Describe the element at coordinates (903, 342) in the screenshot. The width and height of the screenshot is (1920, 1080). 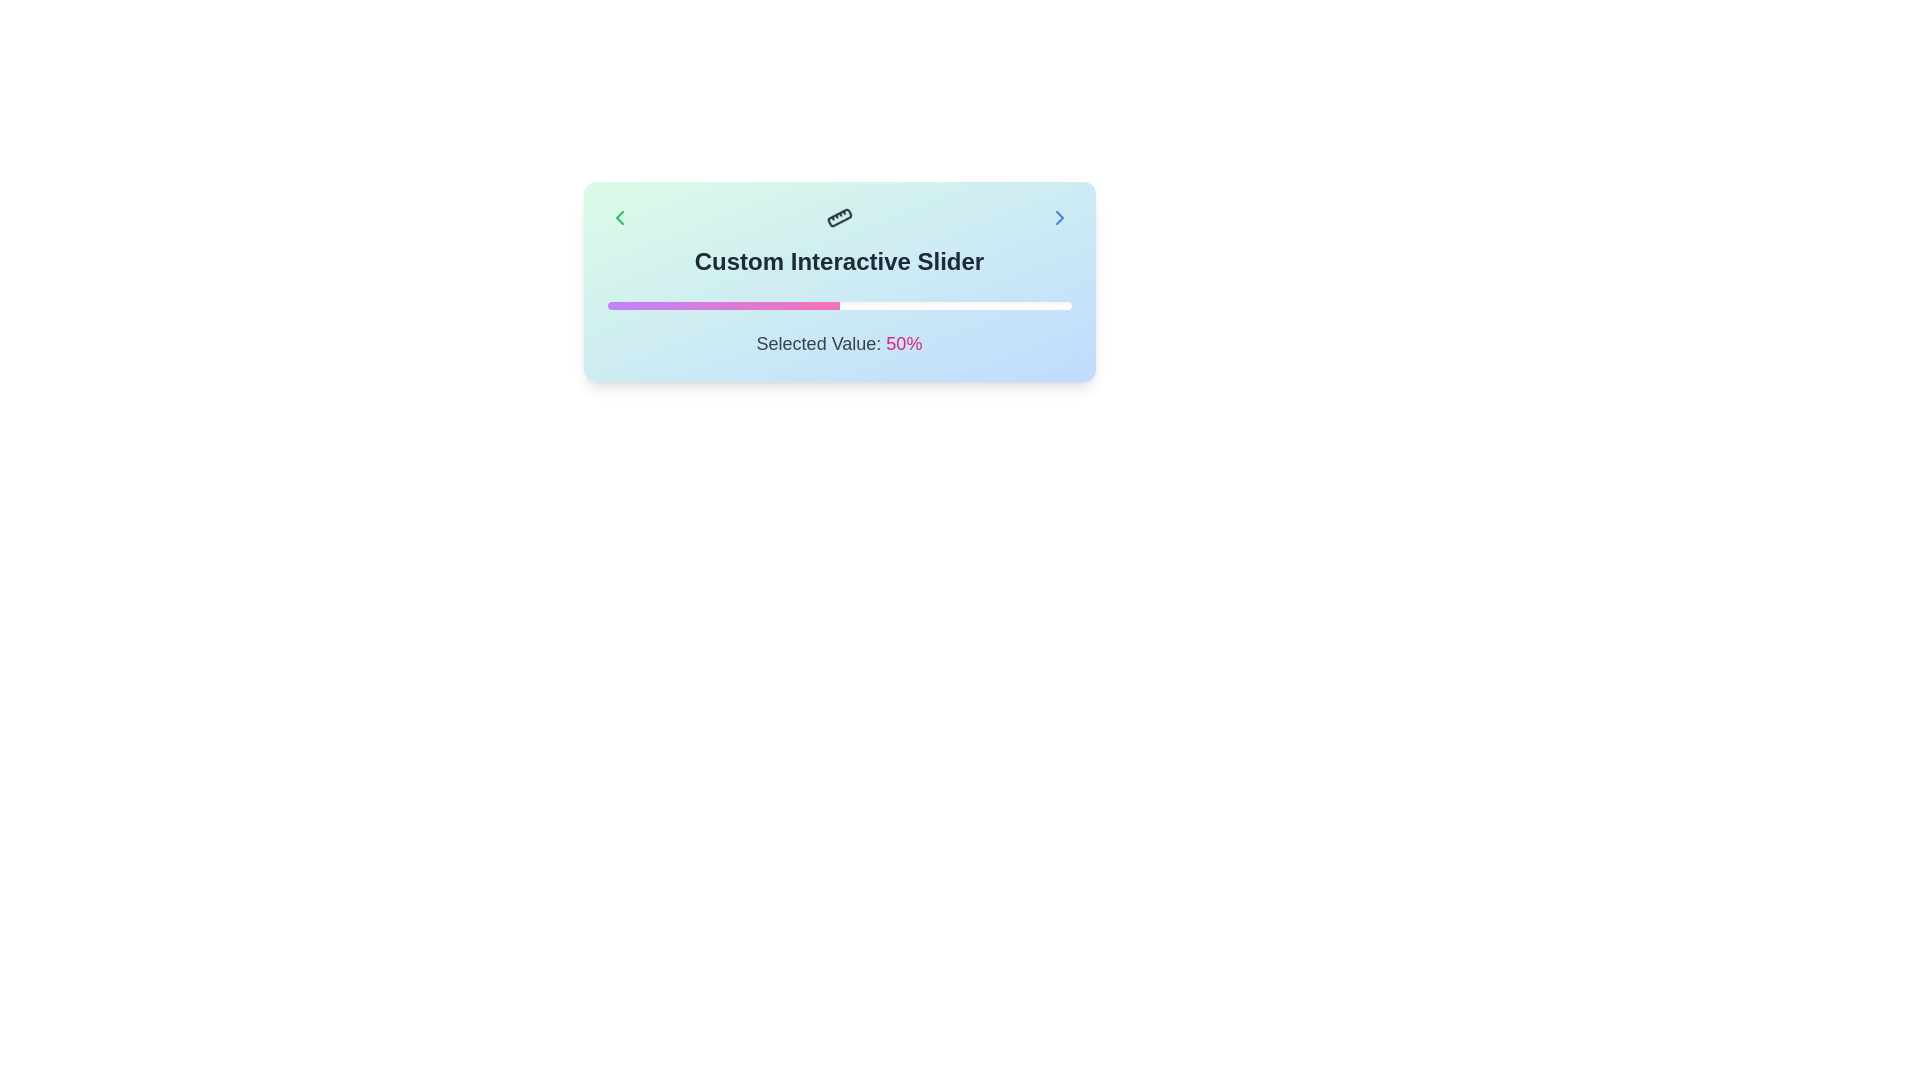
I see `the informative text displaying the currently selected percentage value, which reads 'Selected Value: 50%'` at that location.